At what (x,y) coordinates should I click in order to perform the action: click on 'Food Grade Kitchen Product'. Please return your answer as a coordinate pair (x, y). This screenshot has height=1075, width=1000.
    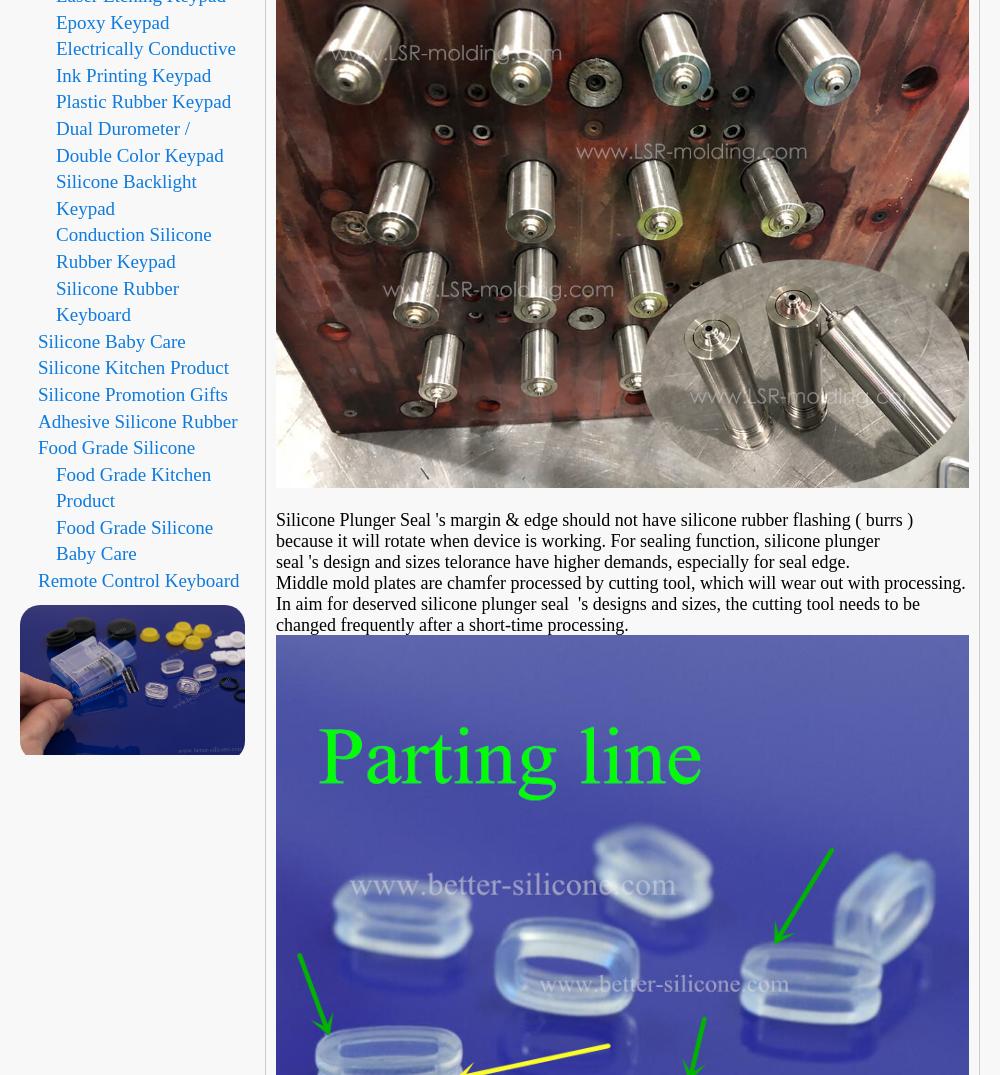
    Looking at the image, I should click on (133, 486).